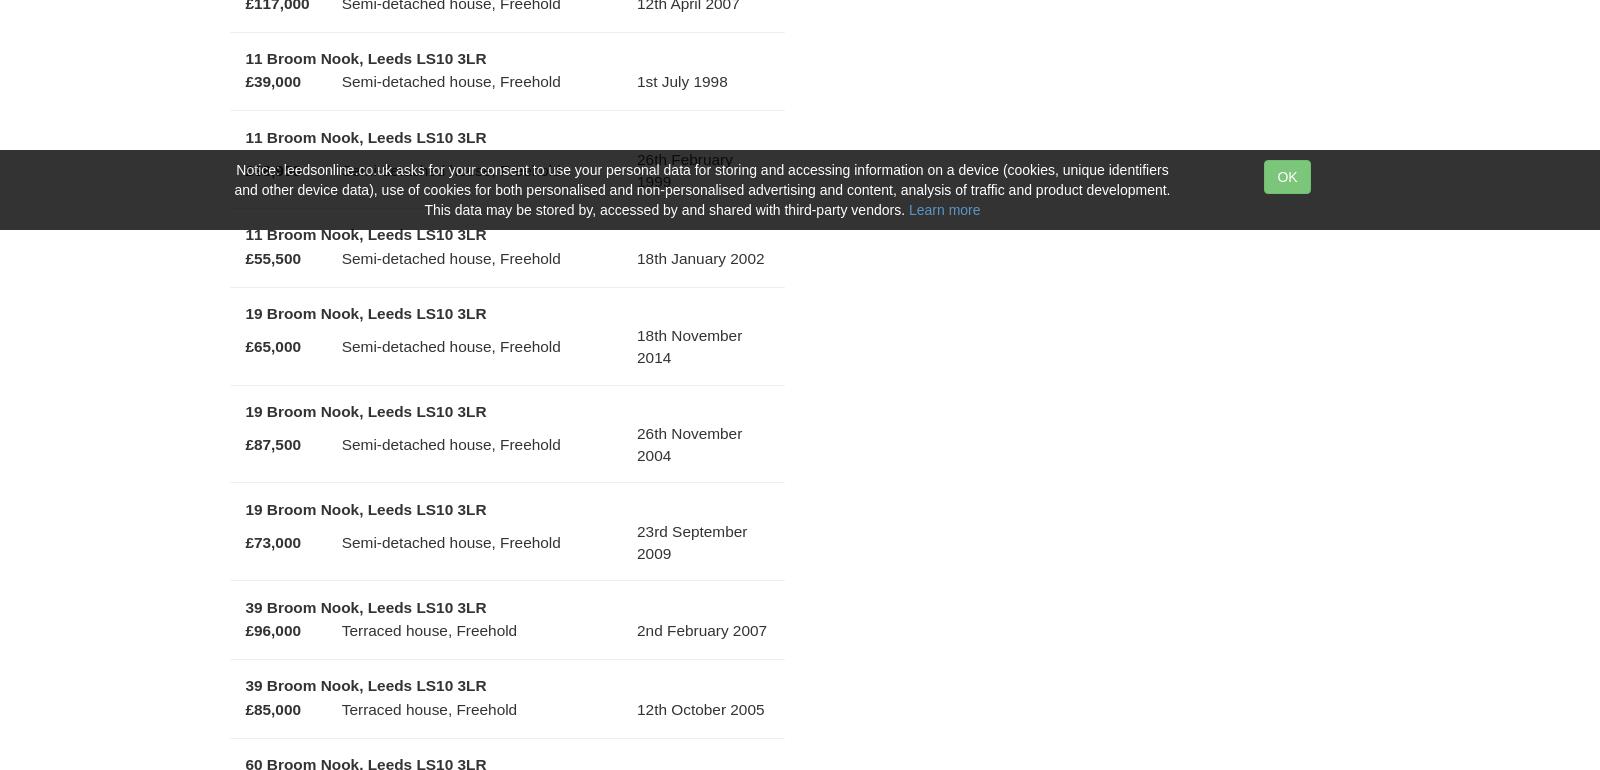  Describe the element at coordinates (272, 346) in the screenshot. I see `'£65,000'` at that location.